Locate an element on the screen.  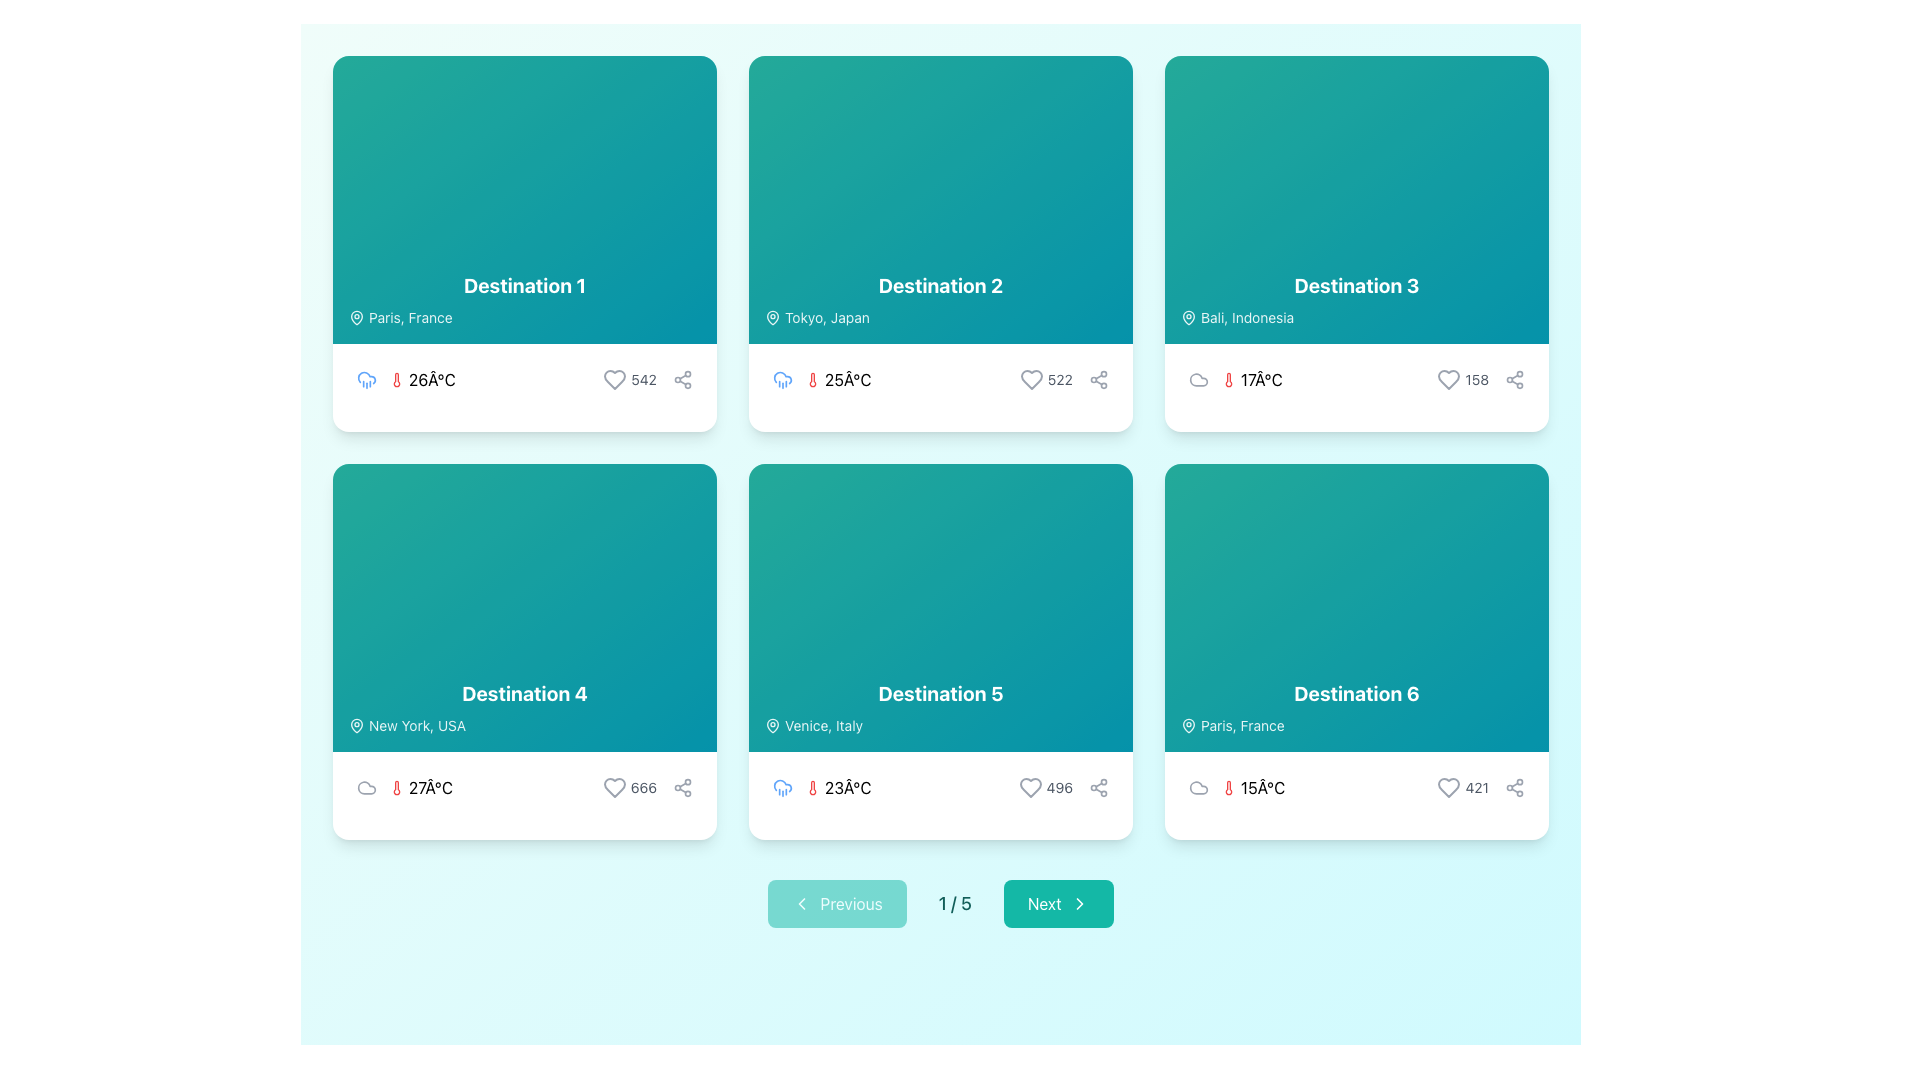
text displayed on the 'Destination 4' label, which is in a bold white font on a teal background, located in the bottom-left quadrant of the interface is located at coordinates (524, 693).